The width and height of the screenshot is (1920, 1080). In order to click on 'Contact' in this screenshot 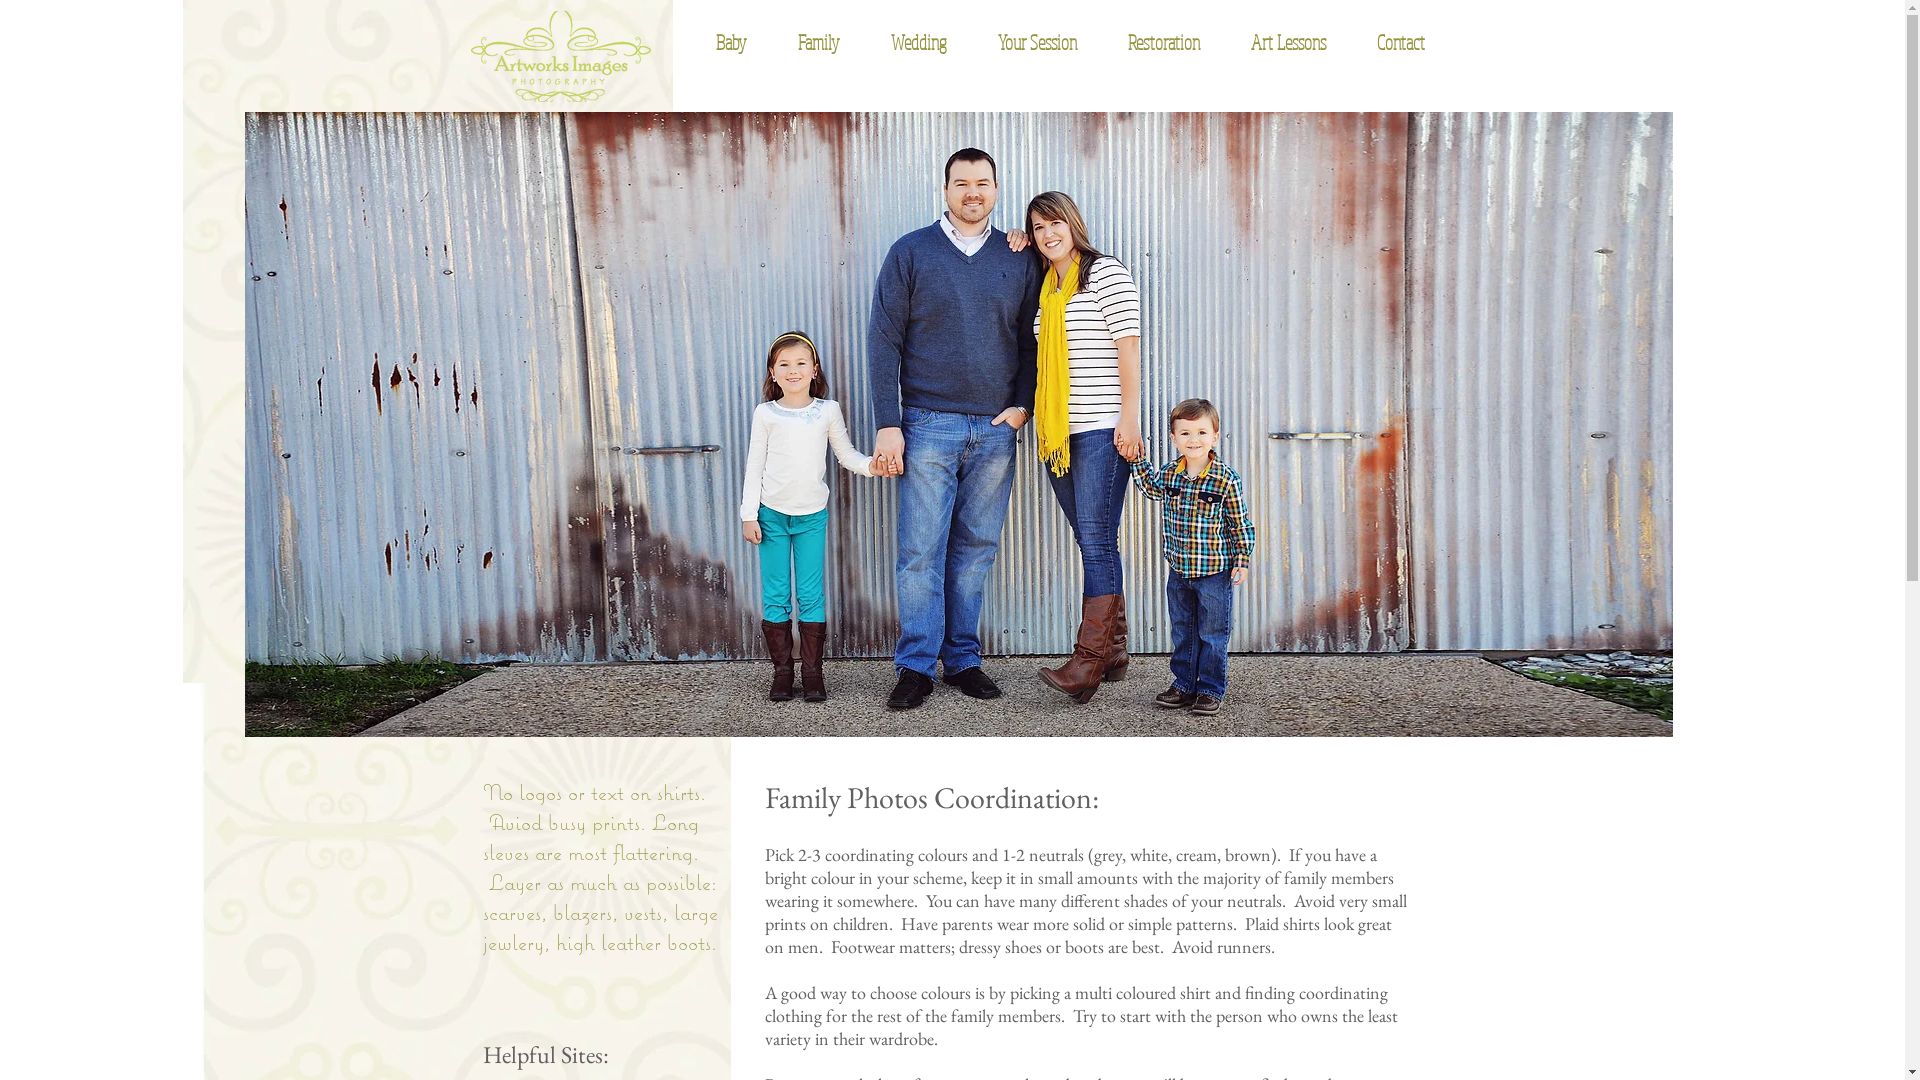, I will do `click(1388, 42)`.